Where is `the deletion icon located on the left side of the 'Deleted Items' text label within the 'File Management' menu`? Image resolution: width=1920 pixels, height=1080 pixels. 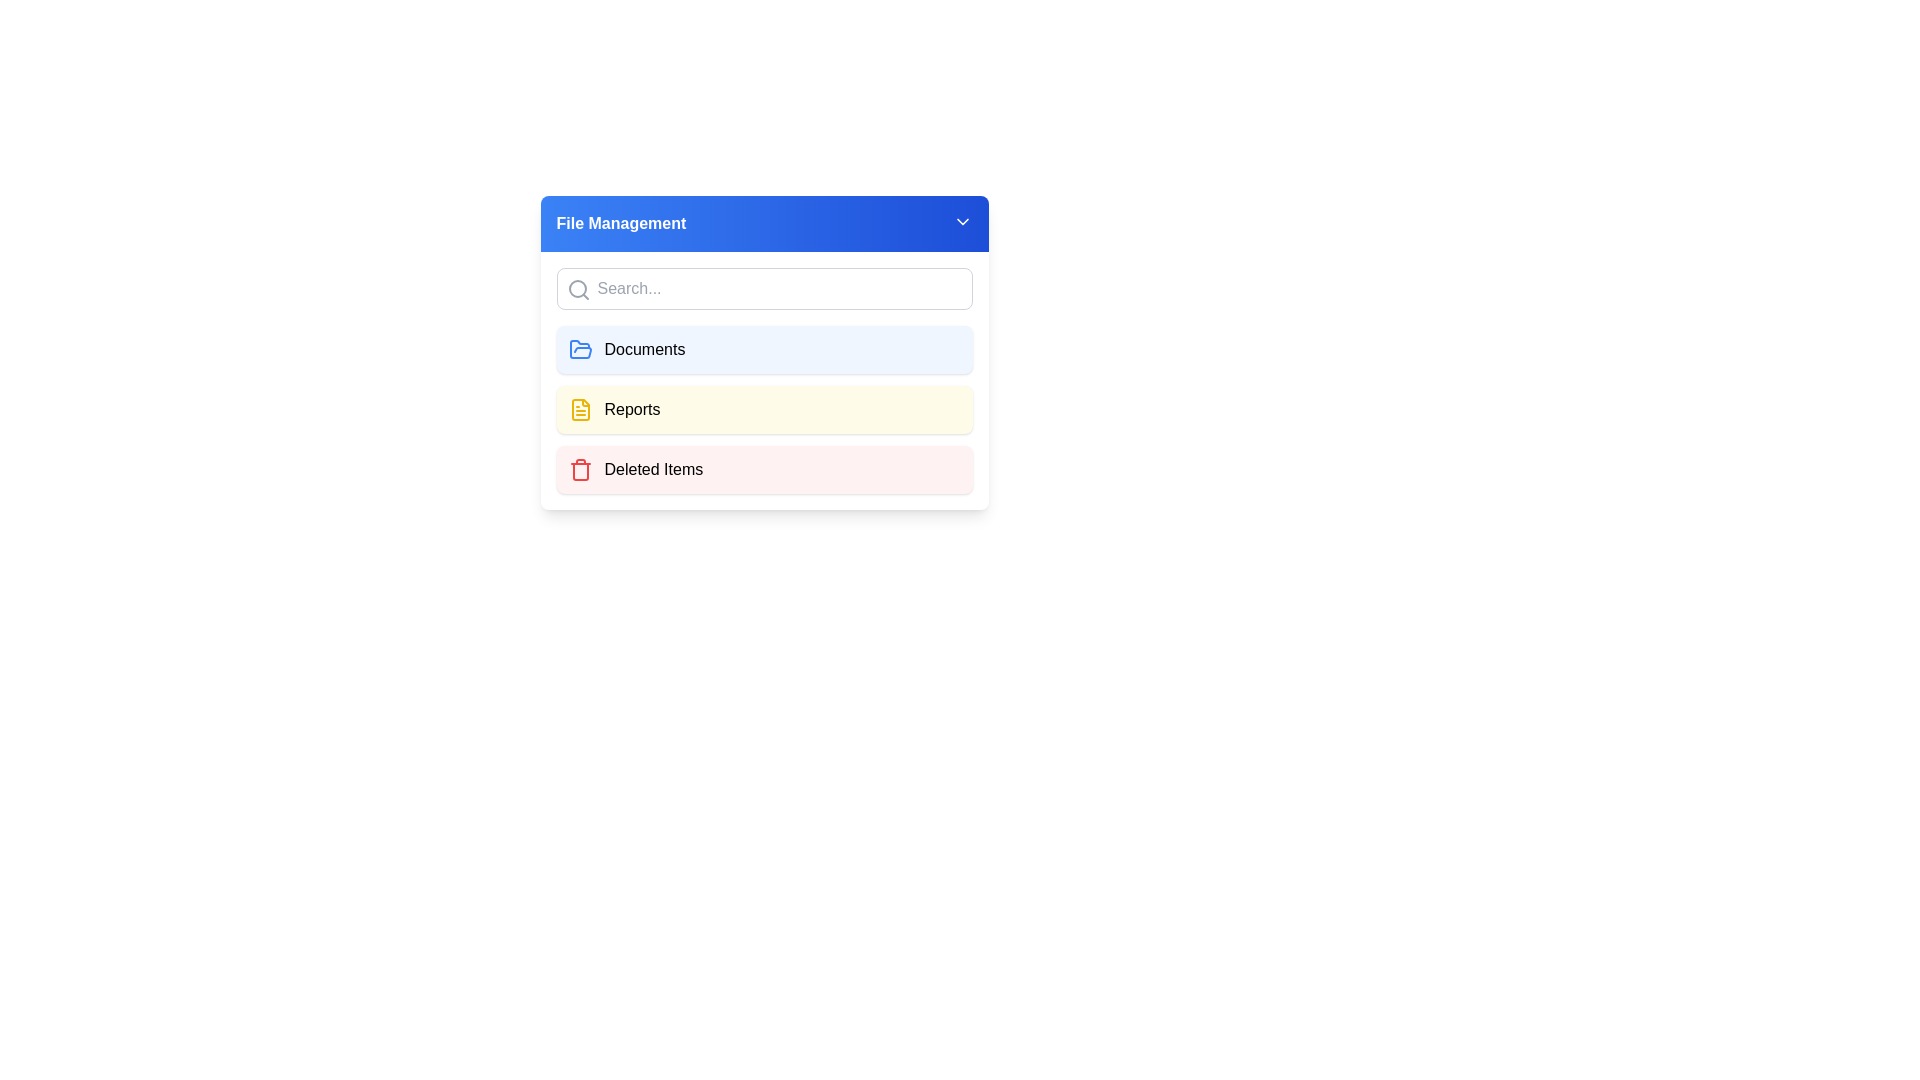
the deletion icon located on the left side of the 'Deleted Items' text label within the 'File Management' menu is located at coordinates (579, 470).